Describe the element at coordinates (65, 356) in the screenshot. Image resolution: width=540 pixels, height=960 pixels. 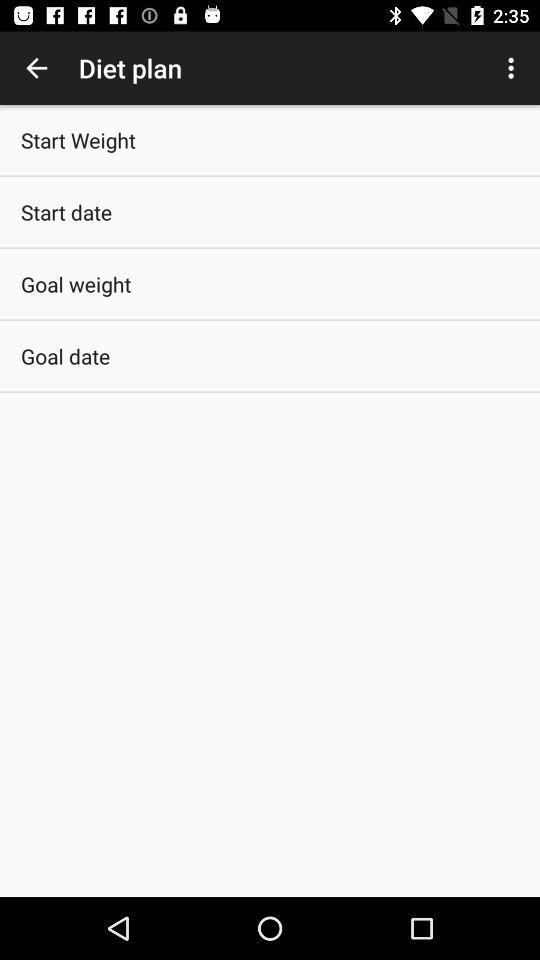
I see `goal date` at that location.